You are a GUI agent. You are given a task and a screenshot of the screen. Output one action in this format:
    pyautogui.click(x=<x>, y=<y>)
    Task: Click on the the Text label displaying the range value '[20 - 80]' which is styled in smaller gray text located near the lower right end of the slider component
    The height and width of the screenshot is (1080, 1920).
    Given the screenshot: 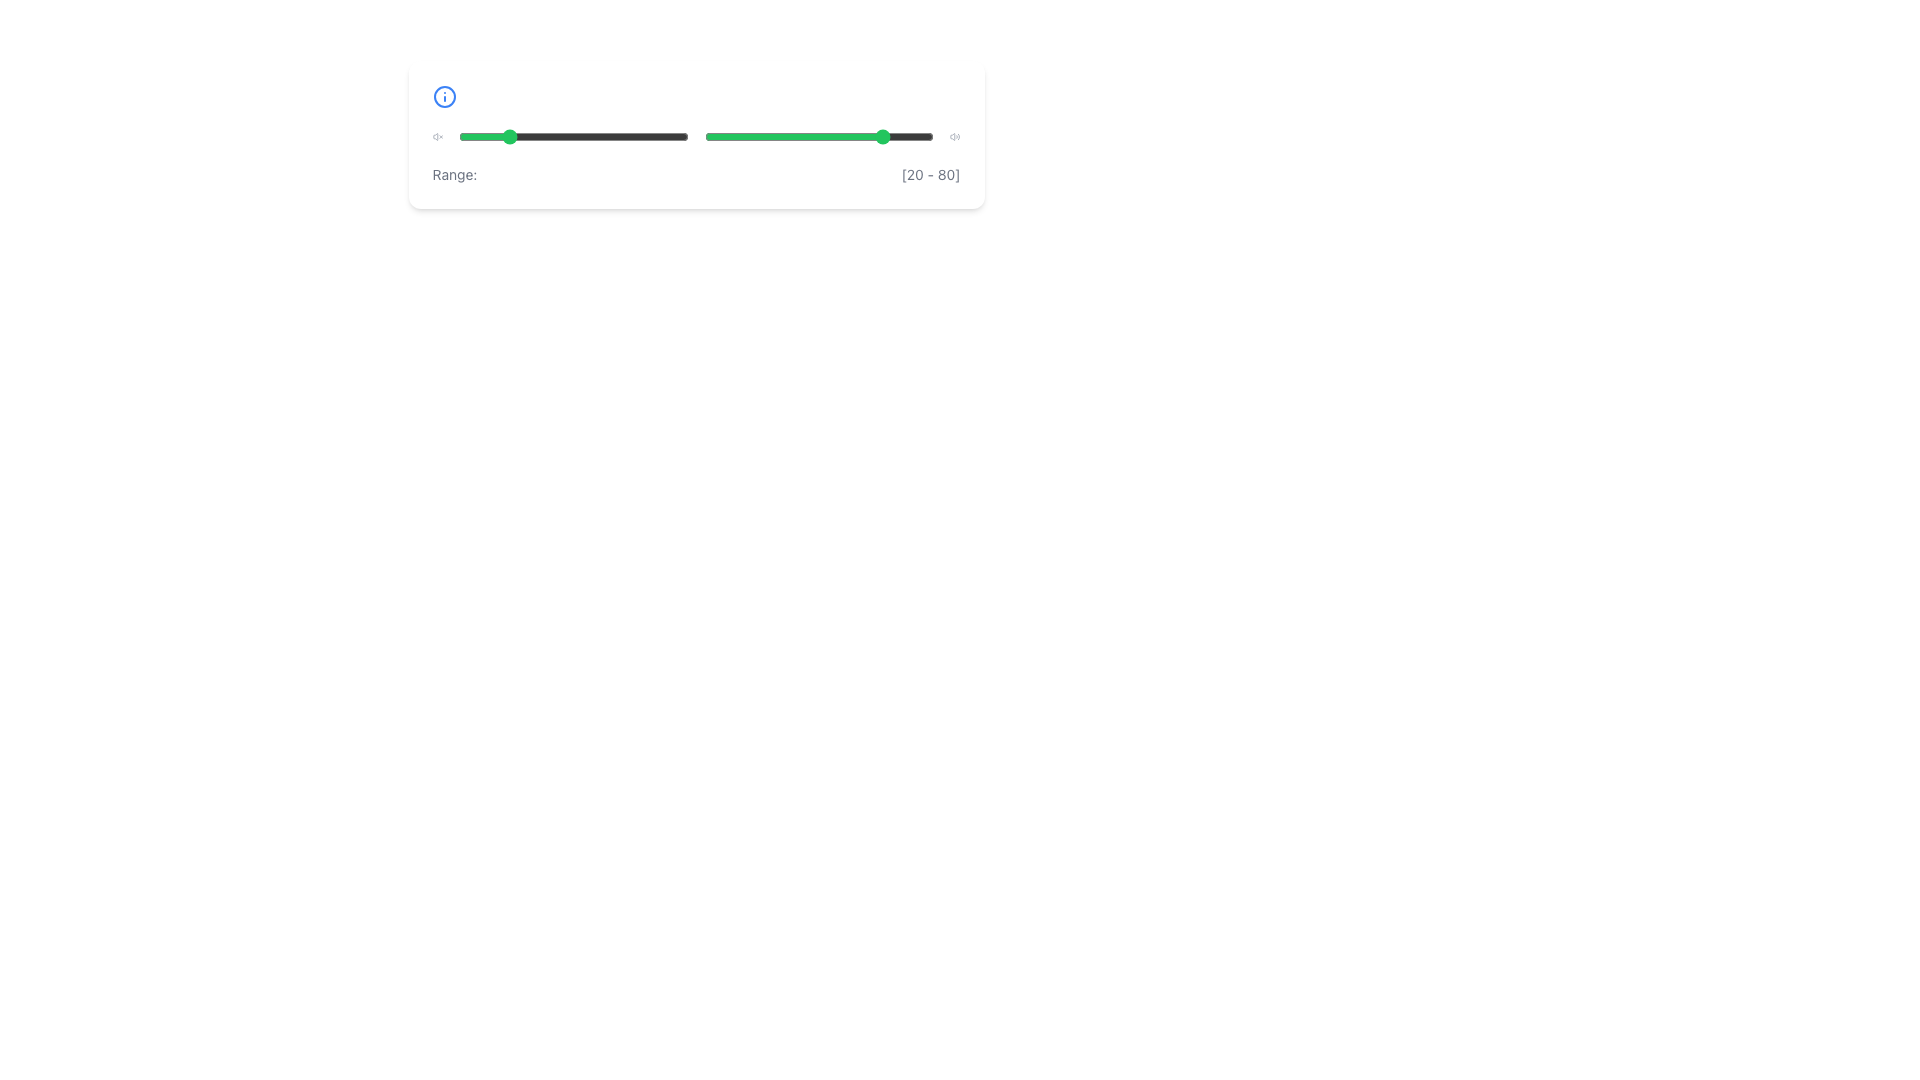 What is the action you would take?
    pyautogui.click(x=930, y=173)
    